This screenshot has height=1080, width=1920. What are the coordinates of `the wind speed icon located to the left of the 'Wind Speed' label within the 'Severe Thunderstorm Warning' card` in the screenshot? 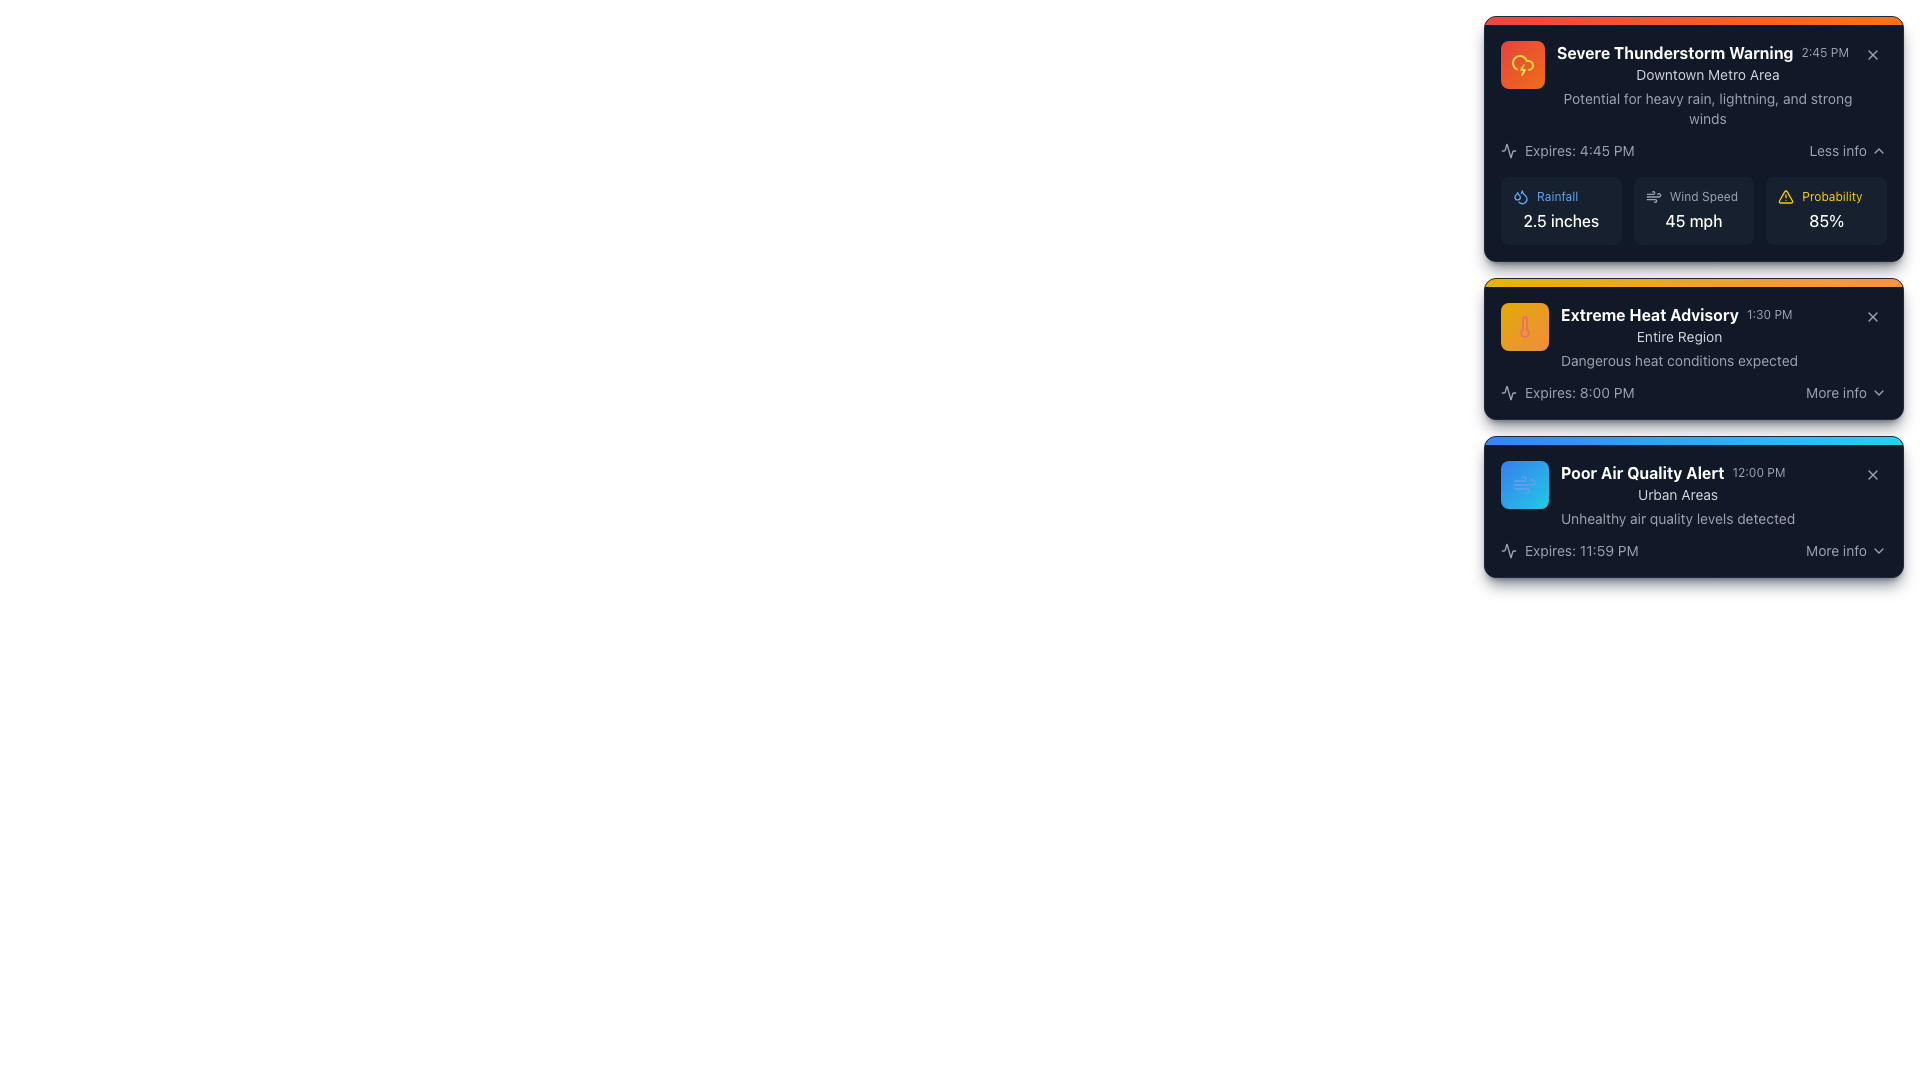 It's located at (1653, 196).